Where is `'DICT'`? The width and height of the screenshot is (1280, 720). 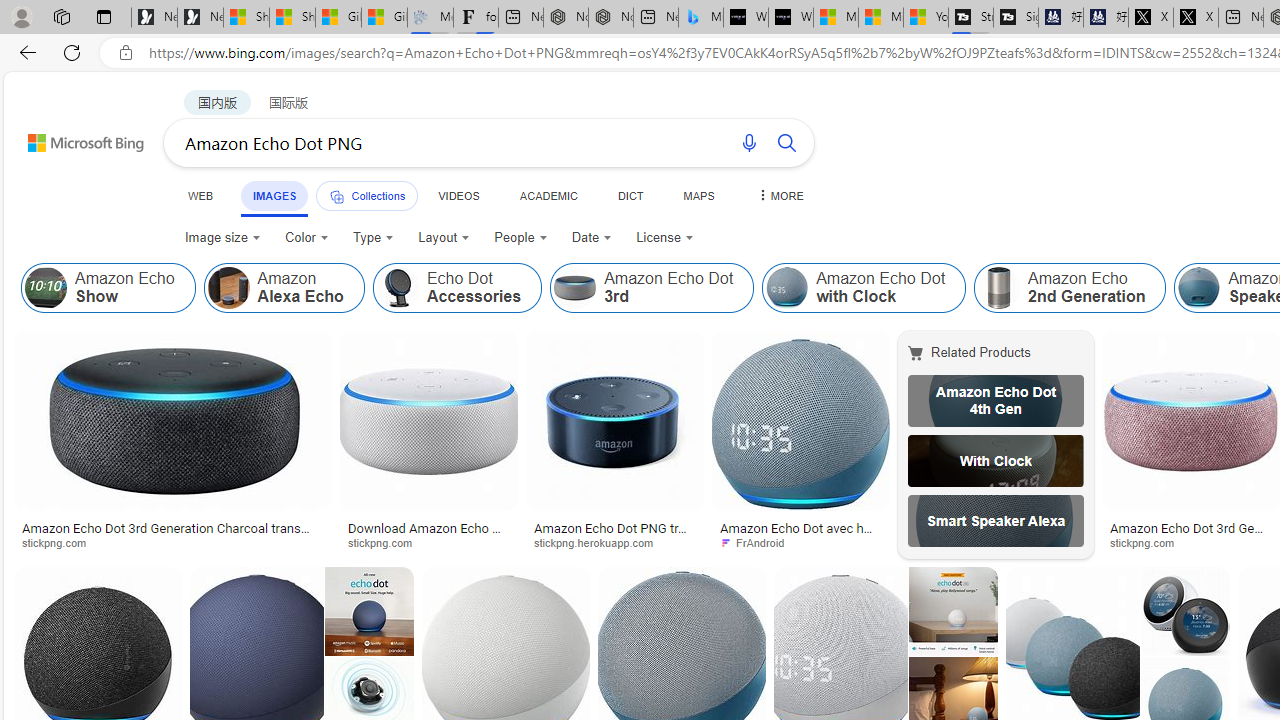
'DICT' is located at coordinates (629, 195).